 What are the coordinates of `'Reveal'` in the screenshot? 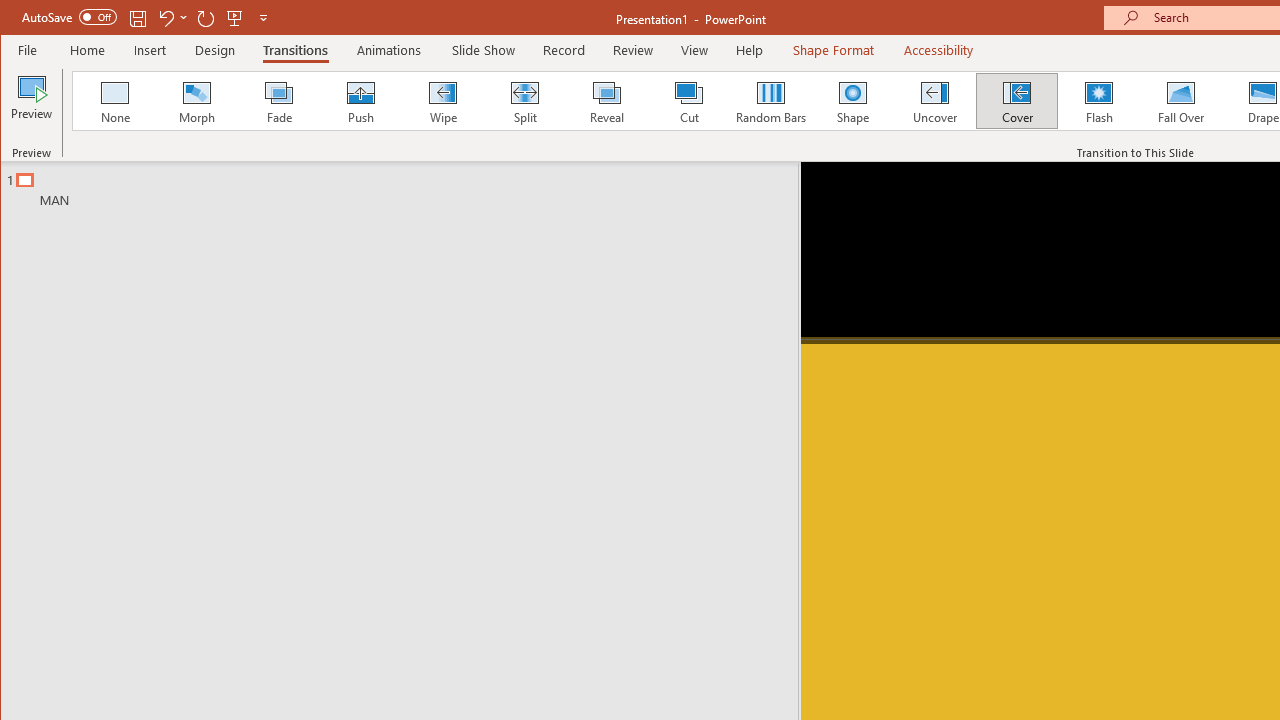 It's located at (605, 100).